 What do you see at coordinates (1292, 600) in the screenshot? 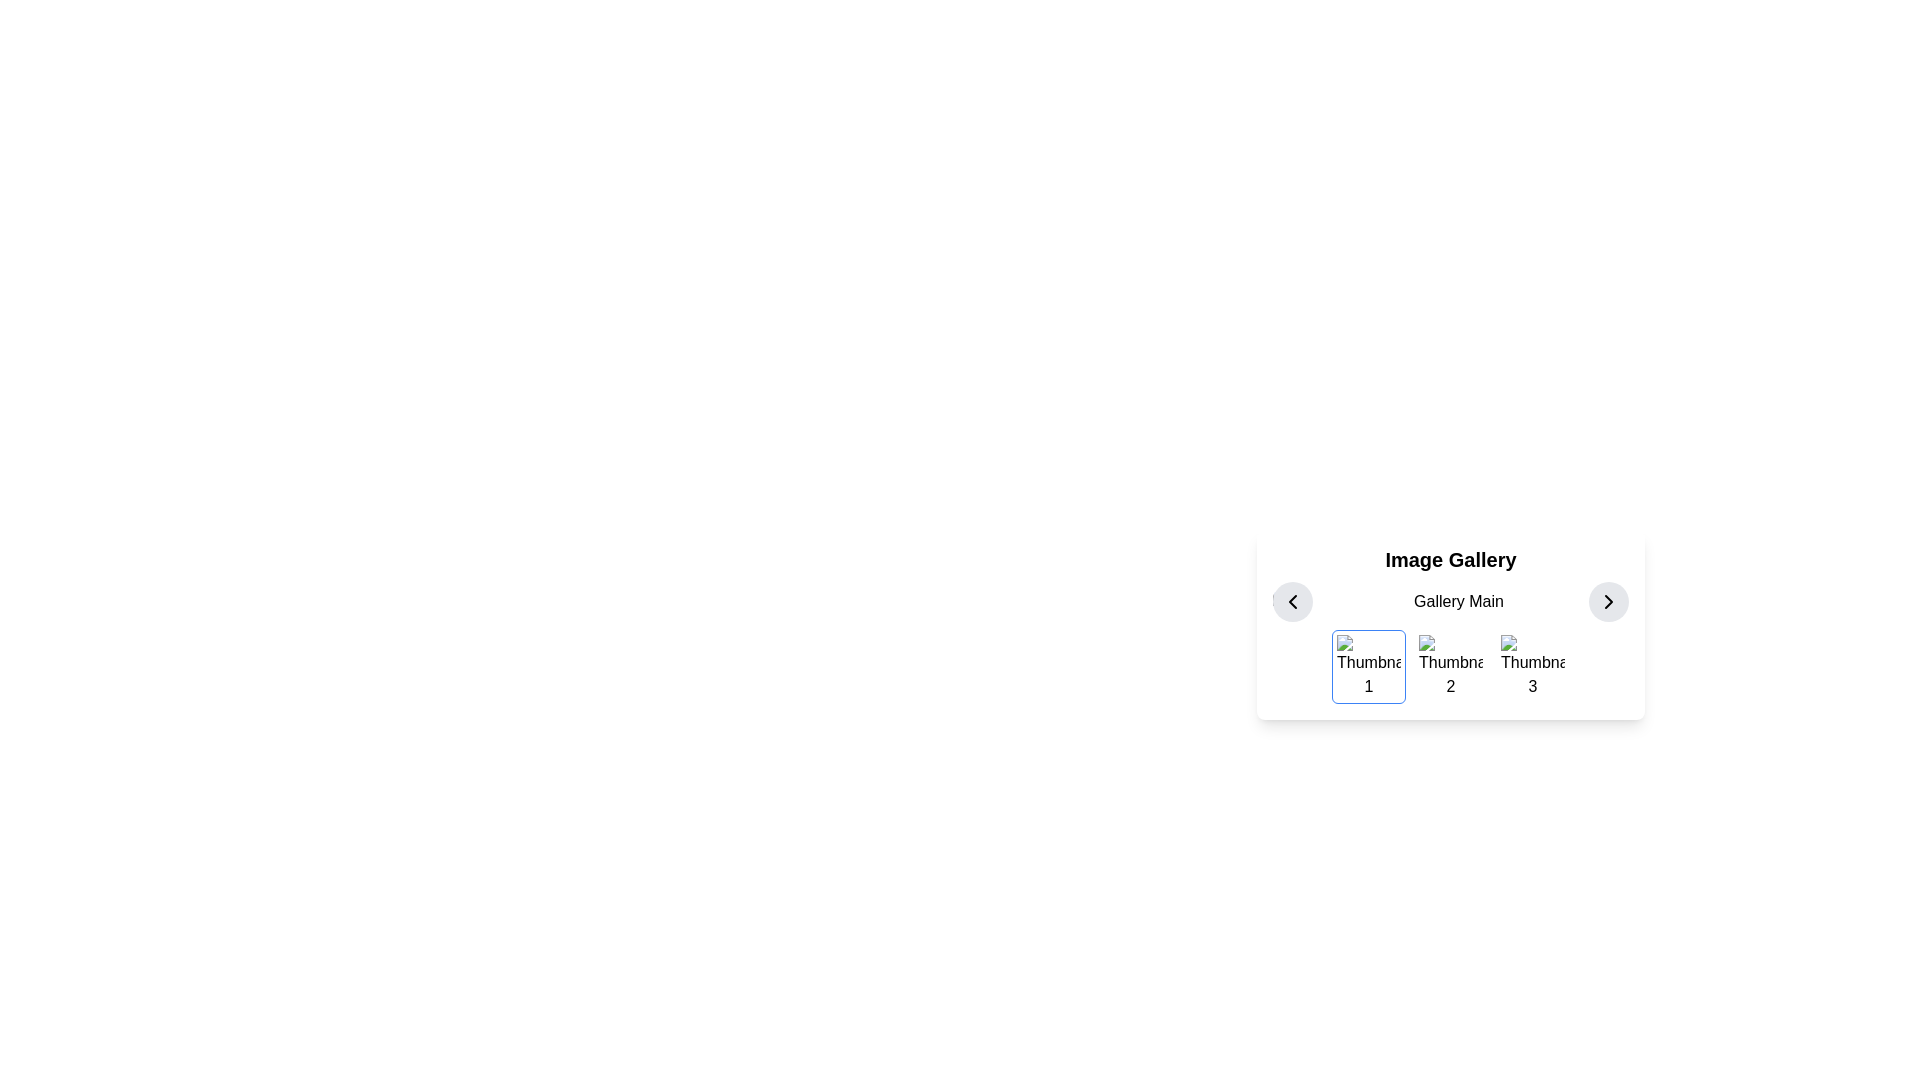
I see `the previous navigation button in the gallery to change its background color` at bounding box center [1292, 600].